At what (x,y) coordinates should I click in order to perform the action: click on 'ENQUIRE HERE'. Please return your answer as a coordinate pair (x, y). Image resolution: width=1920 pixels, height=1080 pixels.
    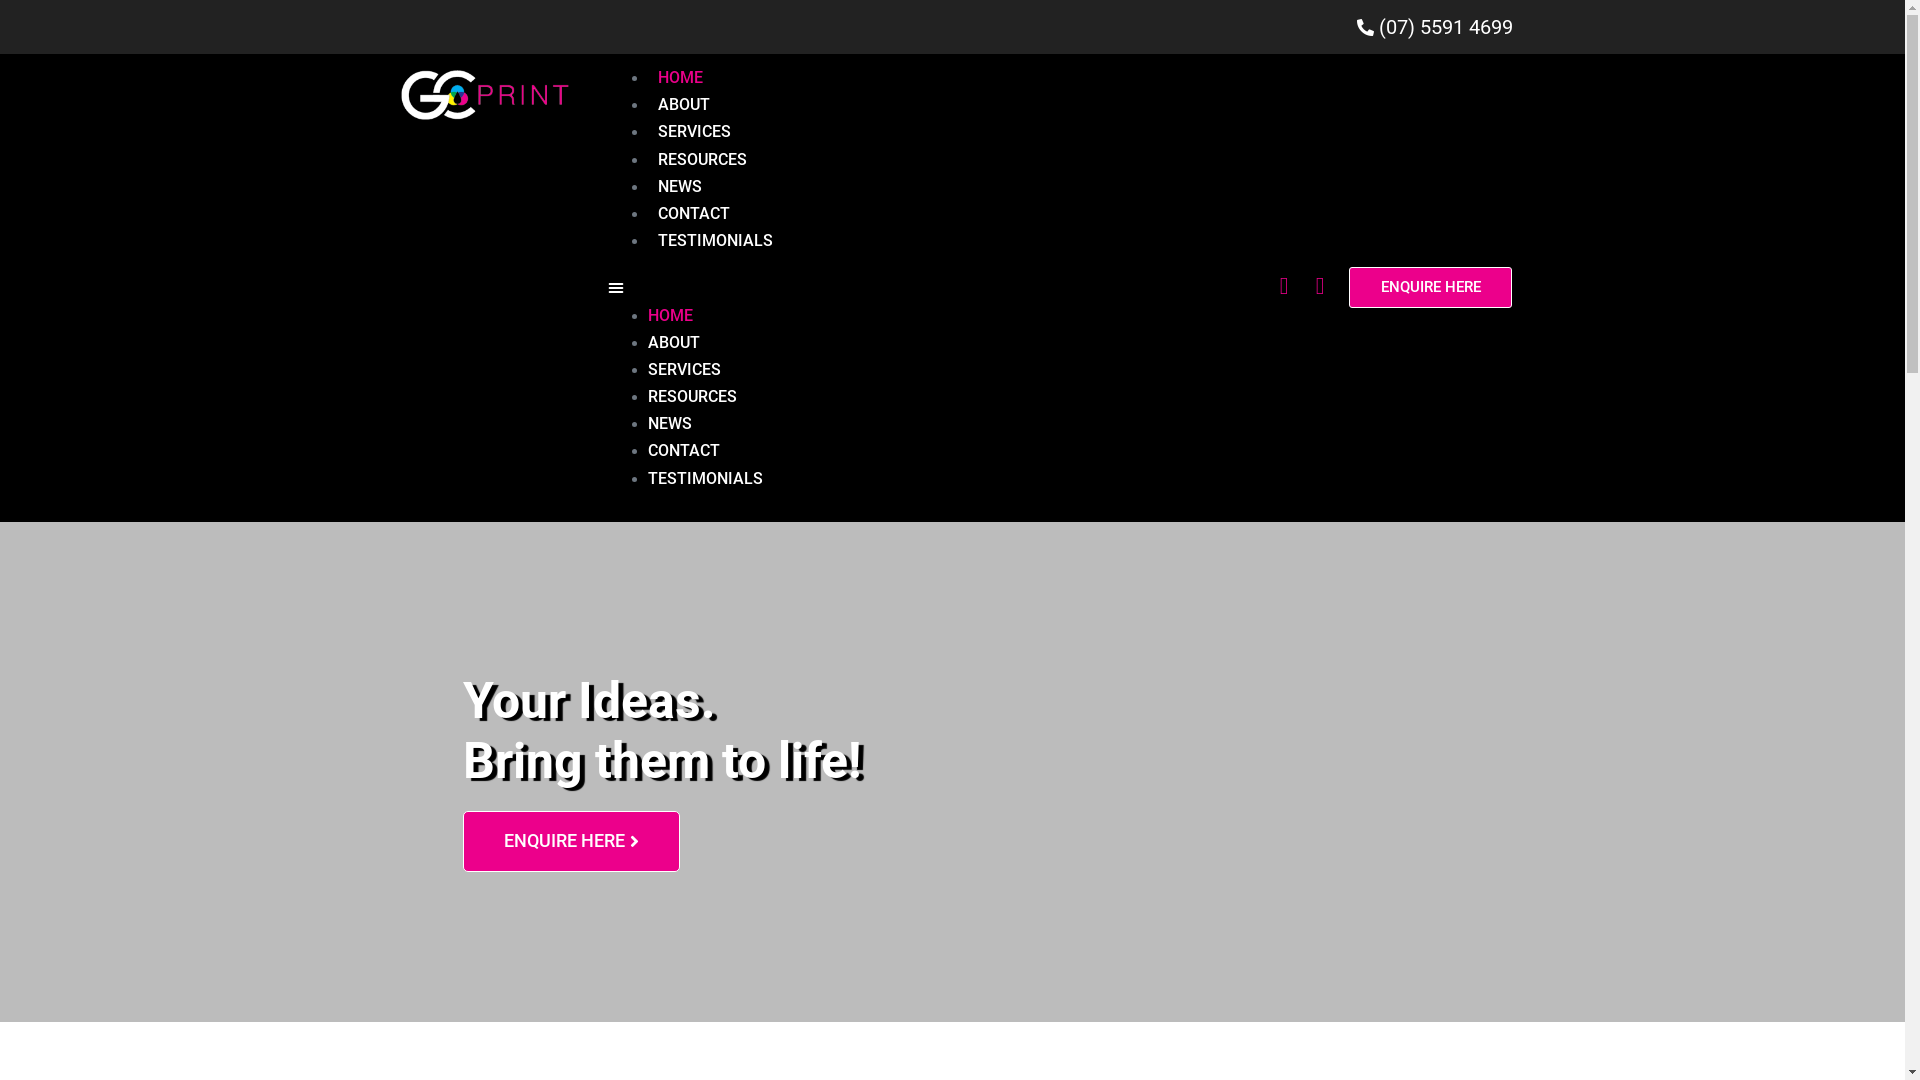
    Looking at the image, I should click on (460, 841).